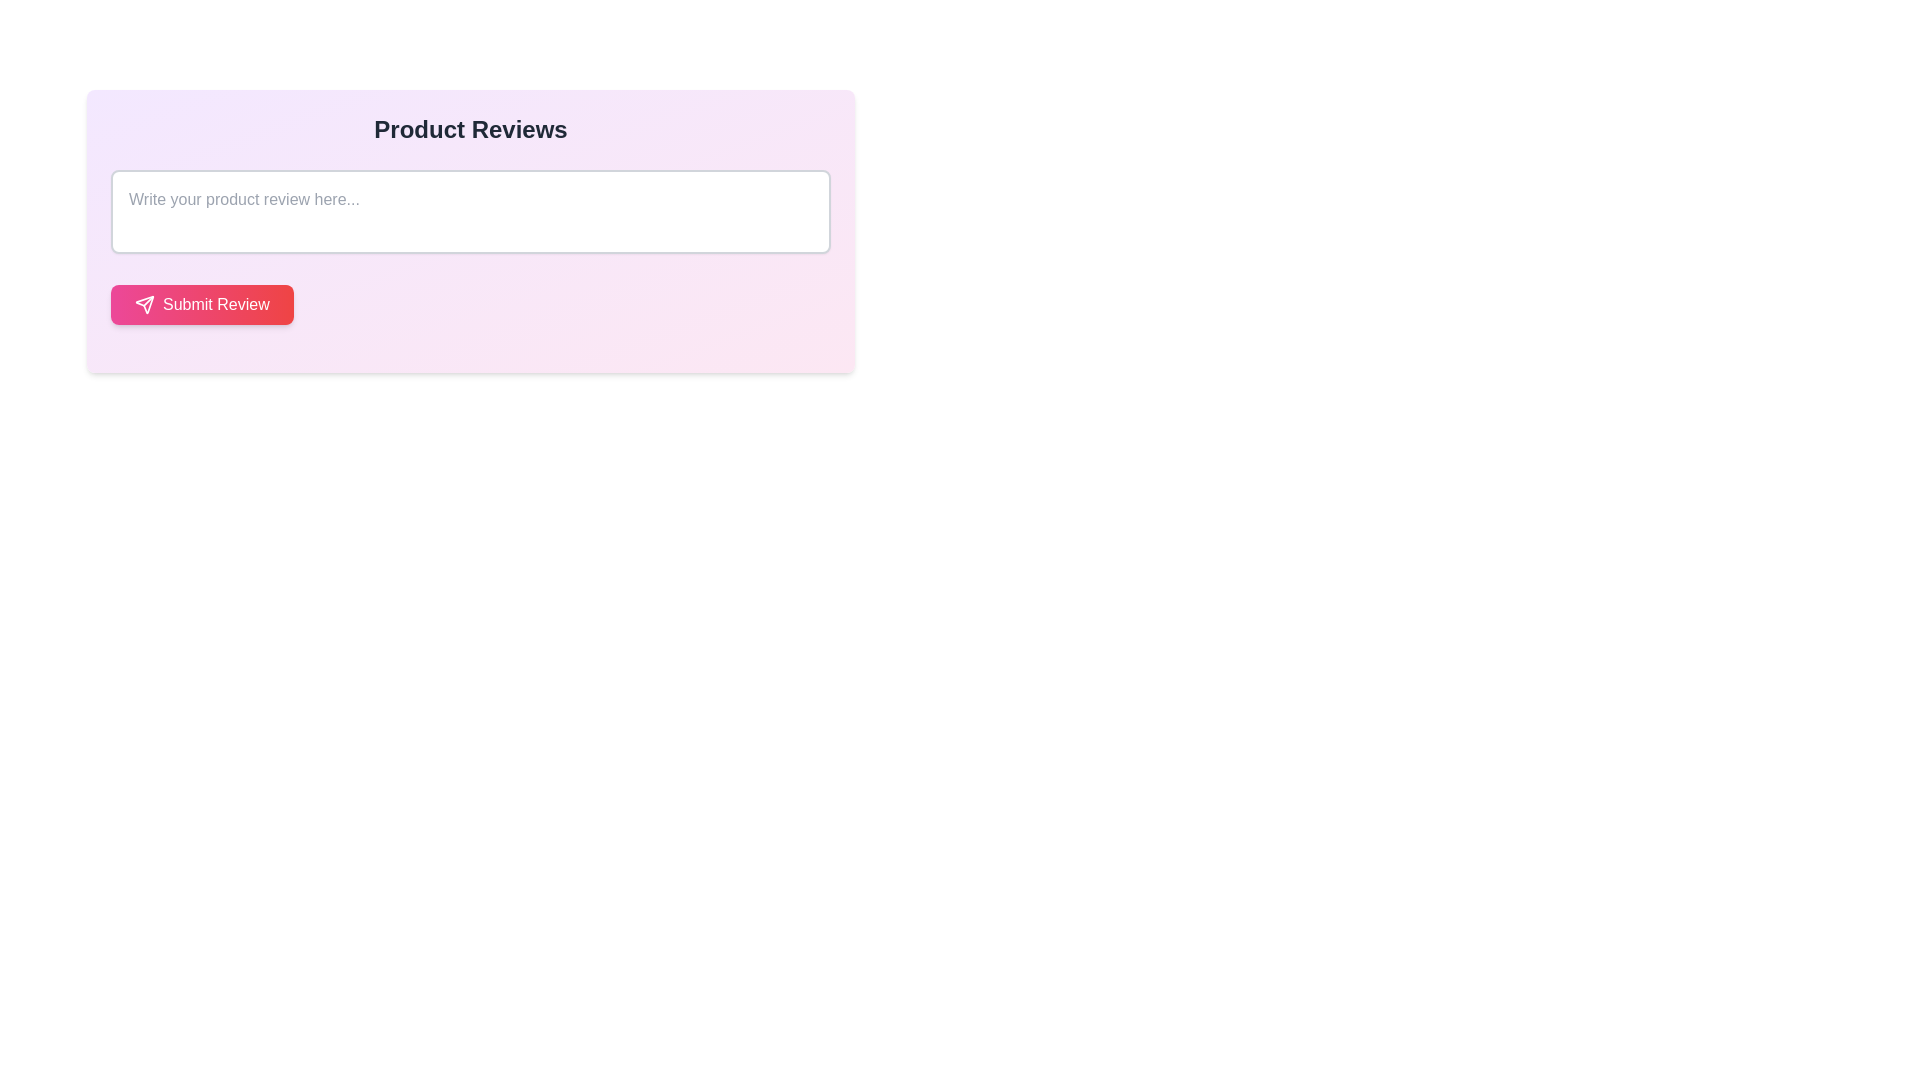  Describe the element at coordinates (202, 304) in the screenshot. I see `the 'Submit Review' button with a pink to red gradient background` at that location.